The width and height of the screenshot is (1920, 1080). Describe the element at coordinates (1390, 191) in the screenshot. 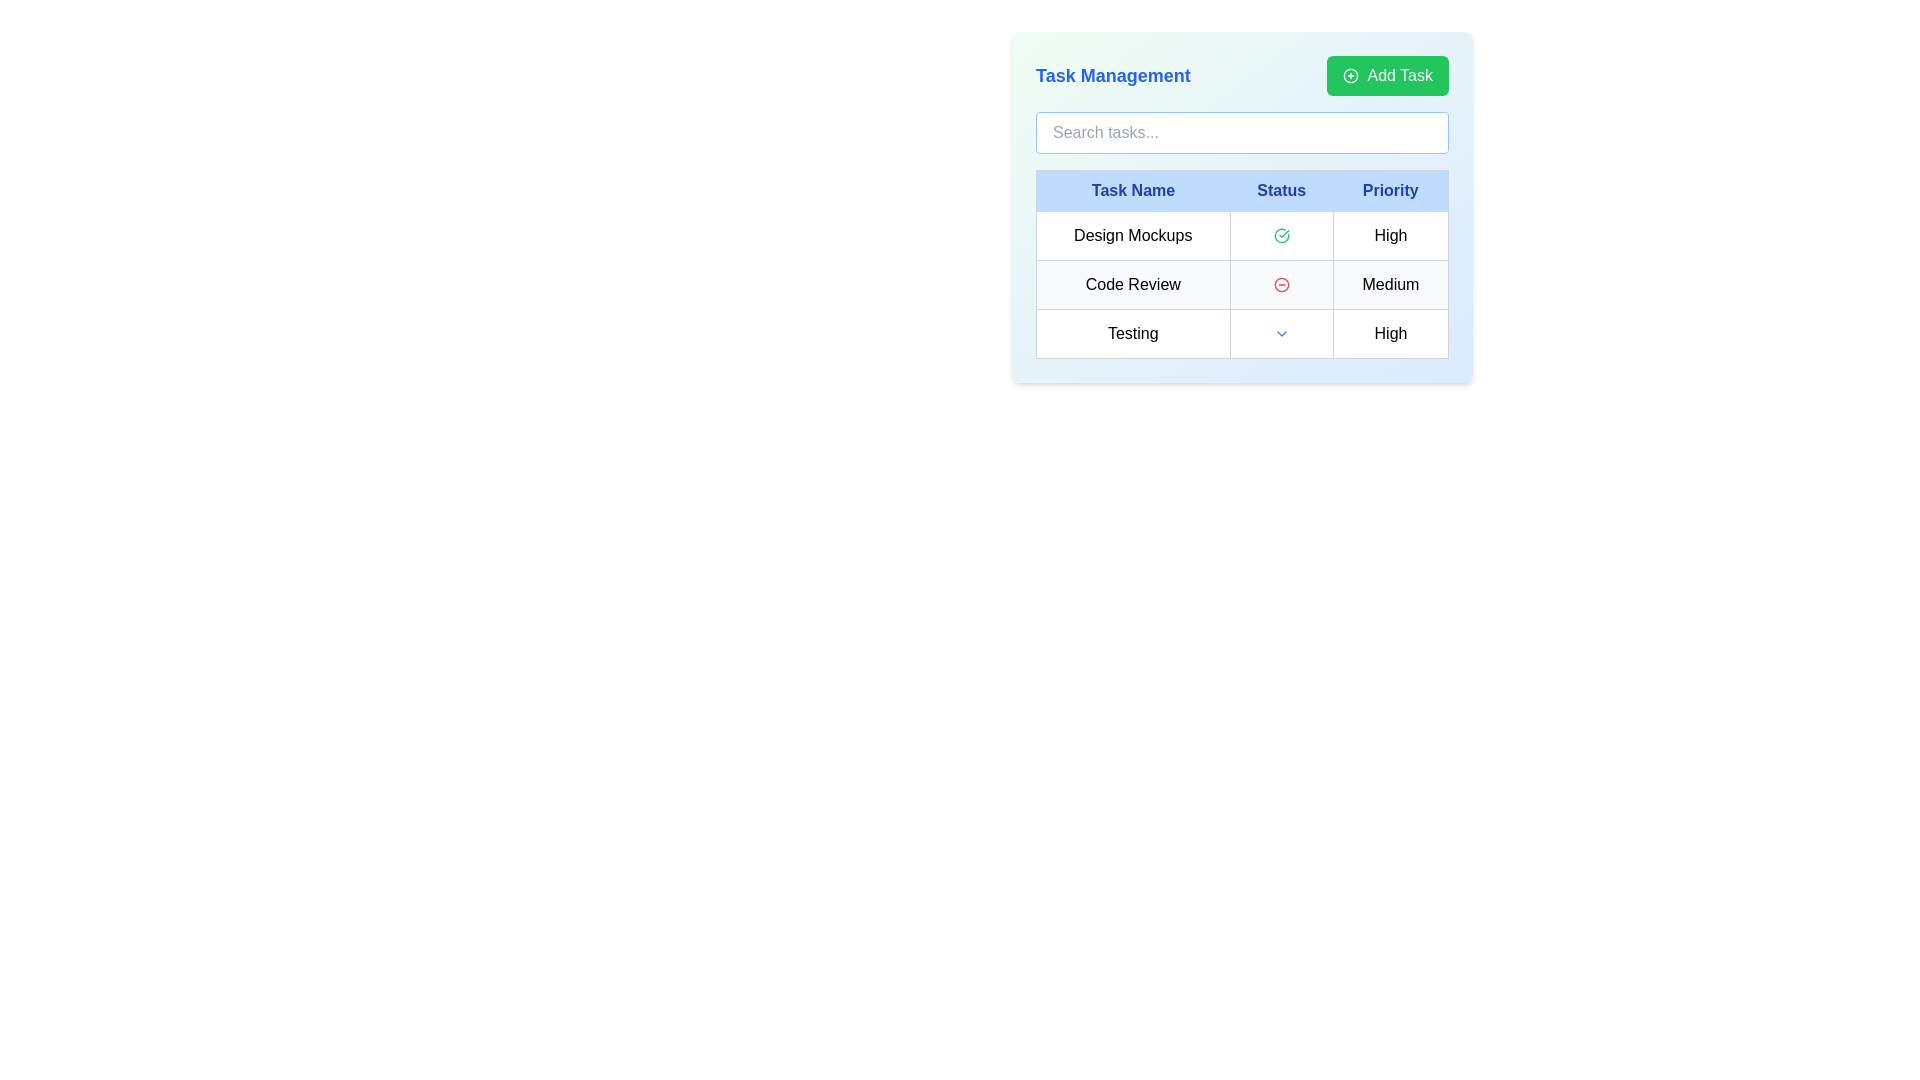

I see `the text label displaying 'Priority' in blue color located in the header row of the table, positioned between the 'Status' label and the left edge of the table` at that location.